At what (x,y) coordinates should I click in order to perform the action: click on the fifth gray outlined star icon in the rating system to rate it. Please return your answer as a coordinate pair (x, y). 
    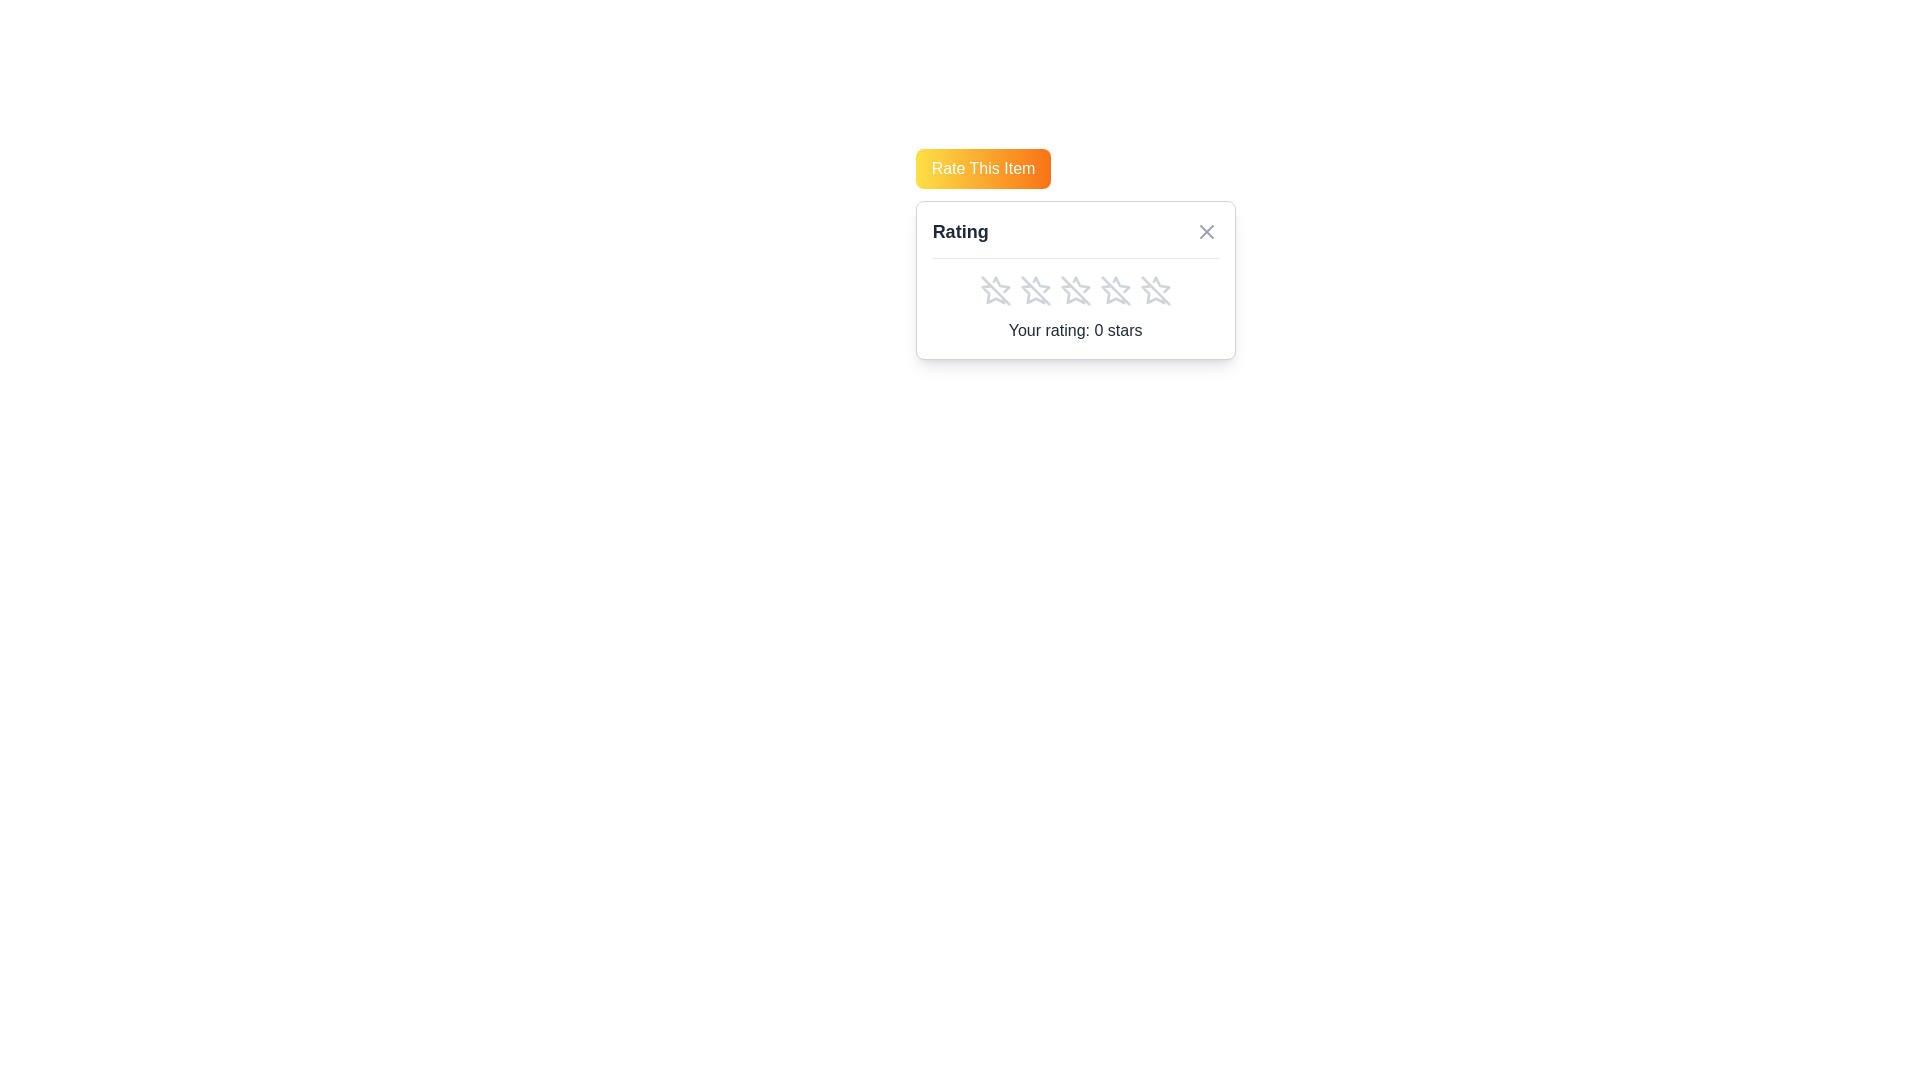
    Looking at the image, I should click on (1155, 290).